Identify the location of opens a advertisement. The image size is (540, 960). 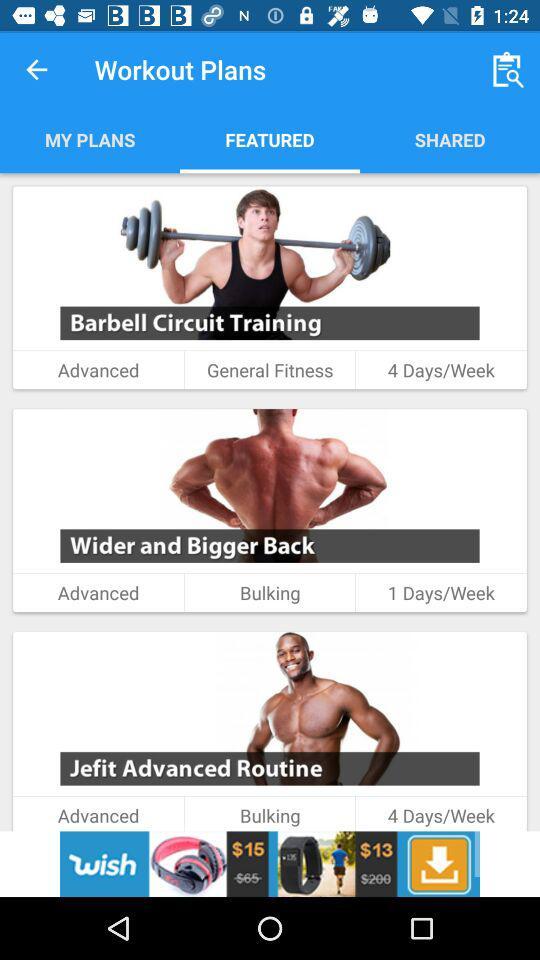
(270, 863).